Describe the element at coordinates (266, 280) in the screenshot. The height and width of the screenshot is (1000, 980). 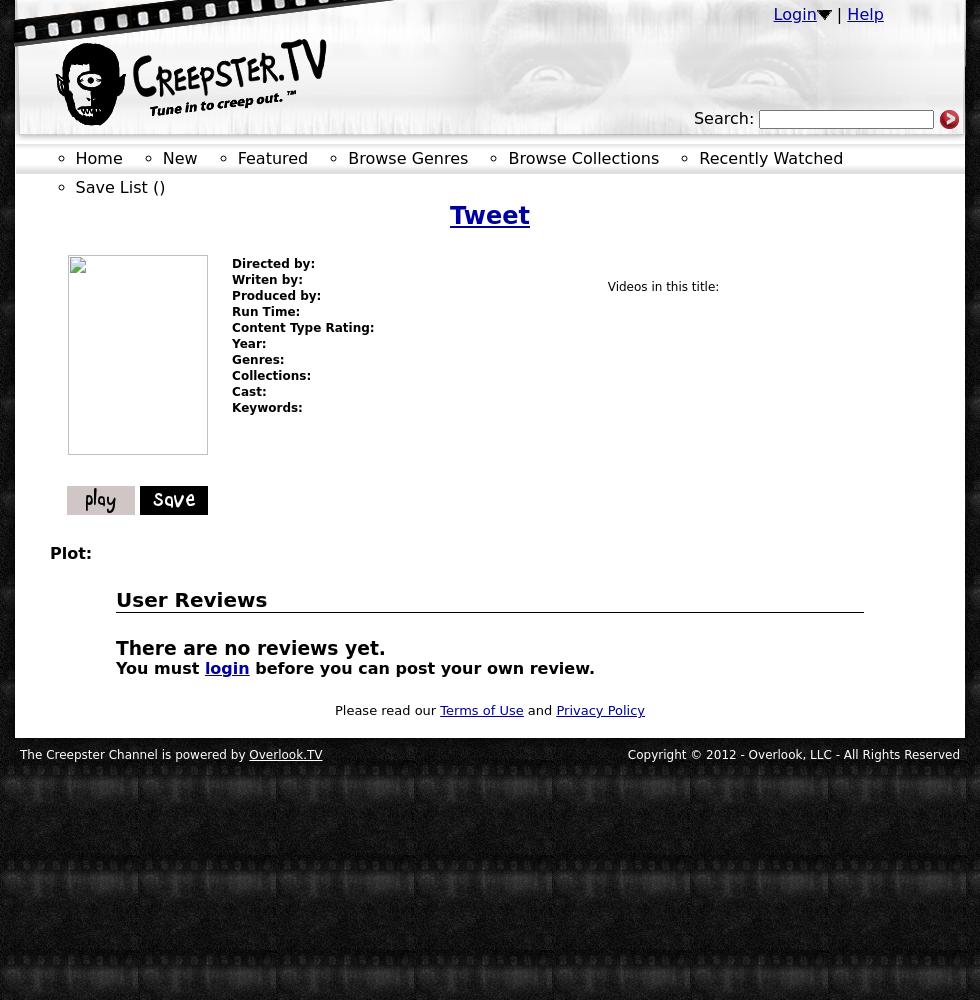
I see `'Writen by:'` at that location.